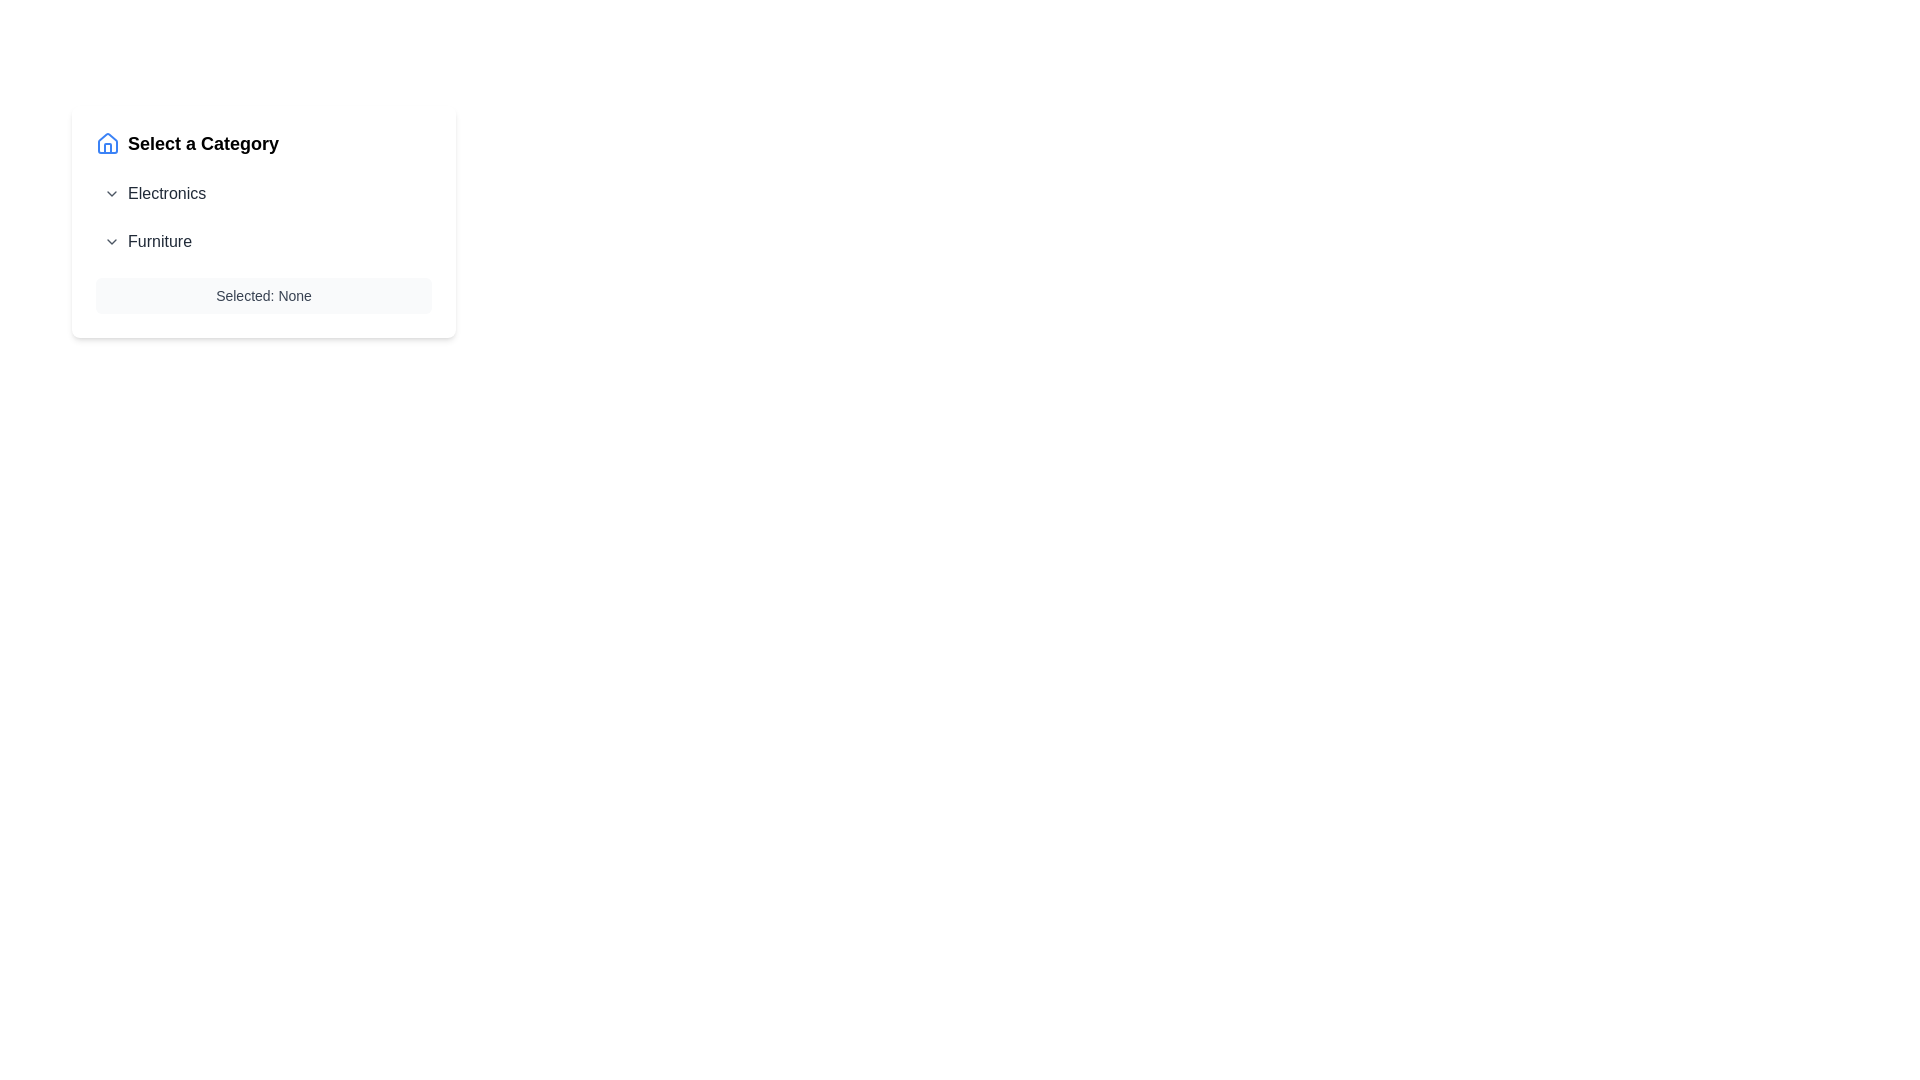 This screenshot has height=1080, width=1920. I want to click on the vertical separator component of the house icon located to the left of the 'Select a Category' text header, which is centrally positioned below the triangular roof part of the icon, so click(107, 147).